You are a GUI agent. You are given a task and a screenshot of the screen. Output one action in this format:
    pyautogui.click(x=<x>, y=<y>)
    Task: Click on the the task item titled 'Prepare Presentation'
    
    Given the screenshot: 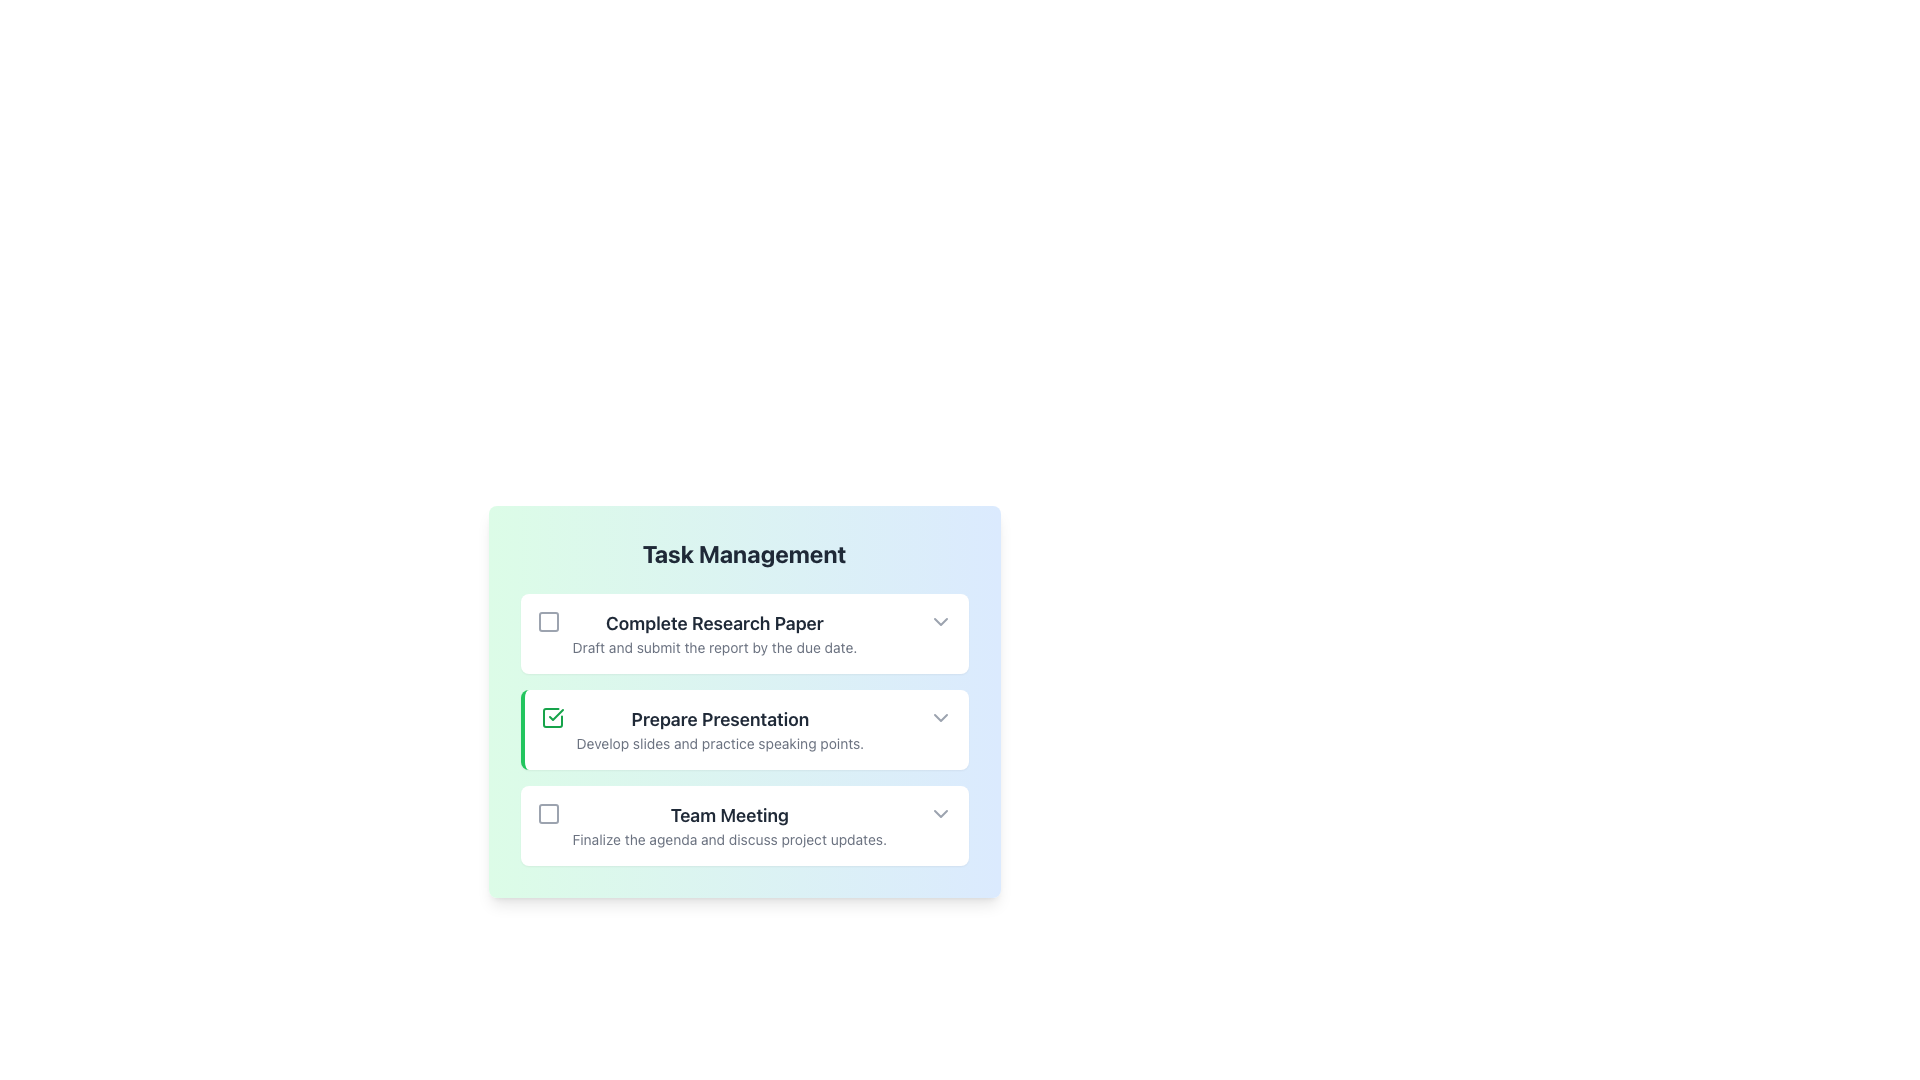 What is the action you would take?
    pyautogui.click(x=743, y=701)
    